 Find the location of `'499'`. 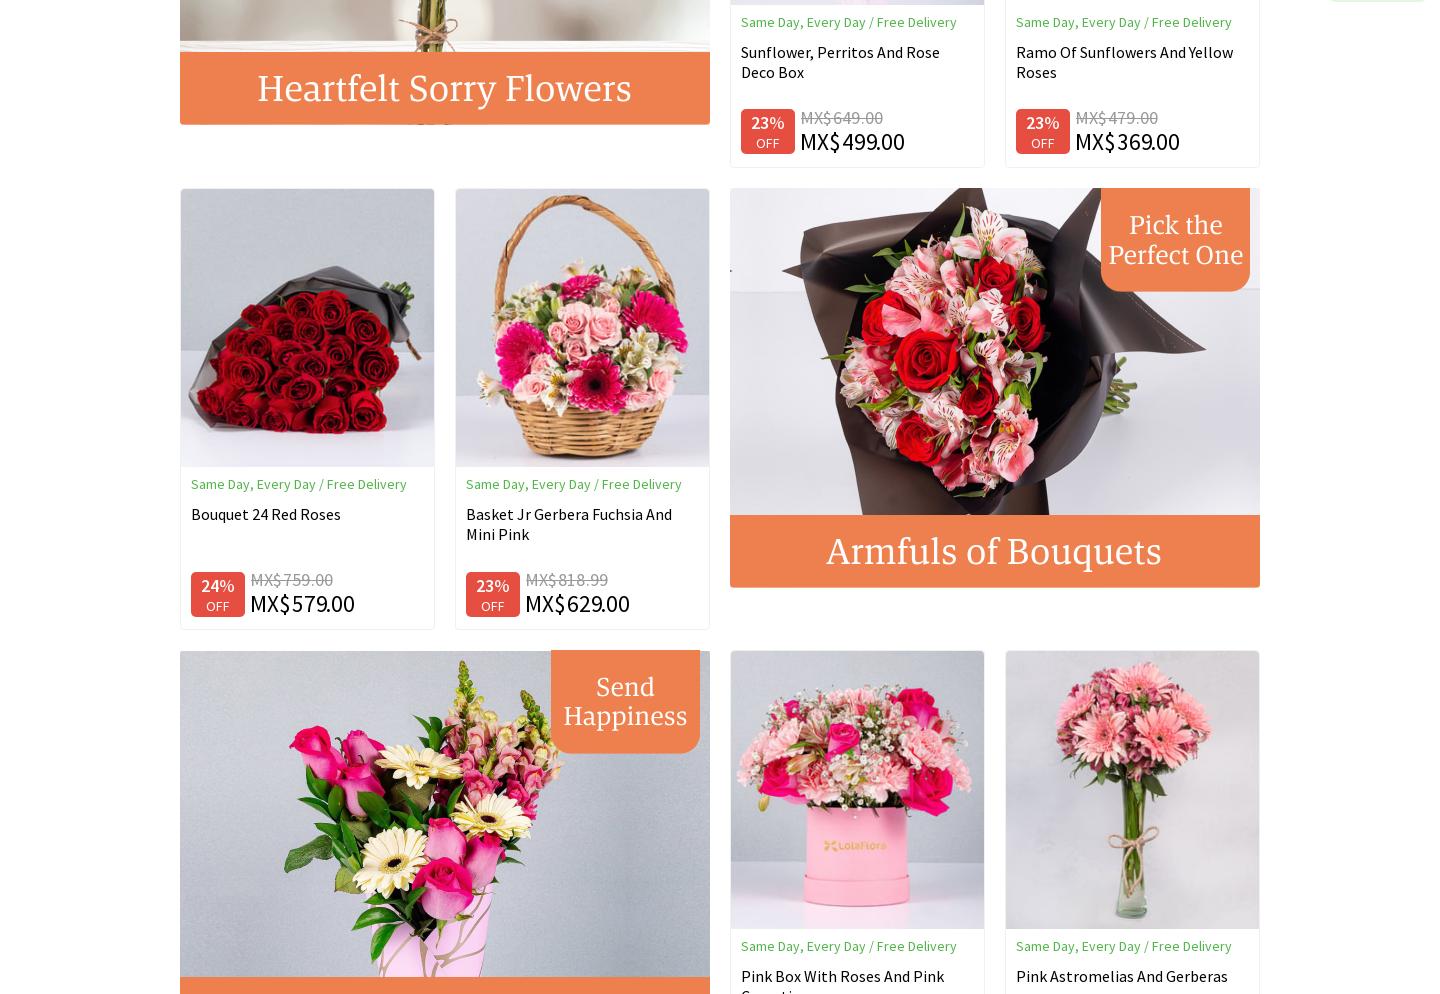

'499' is located at coordinates (858, 139).